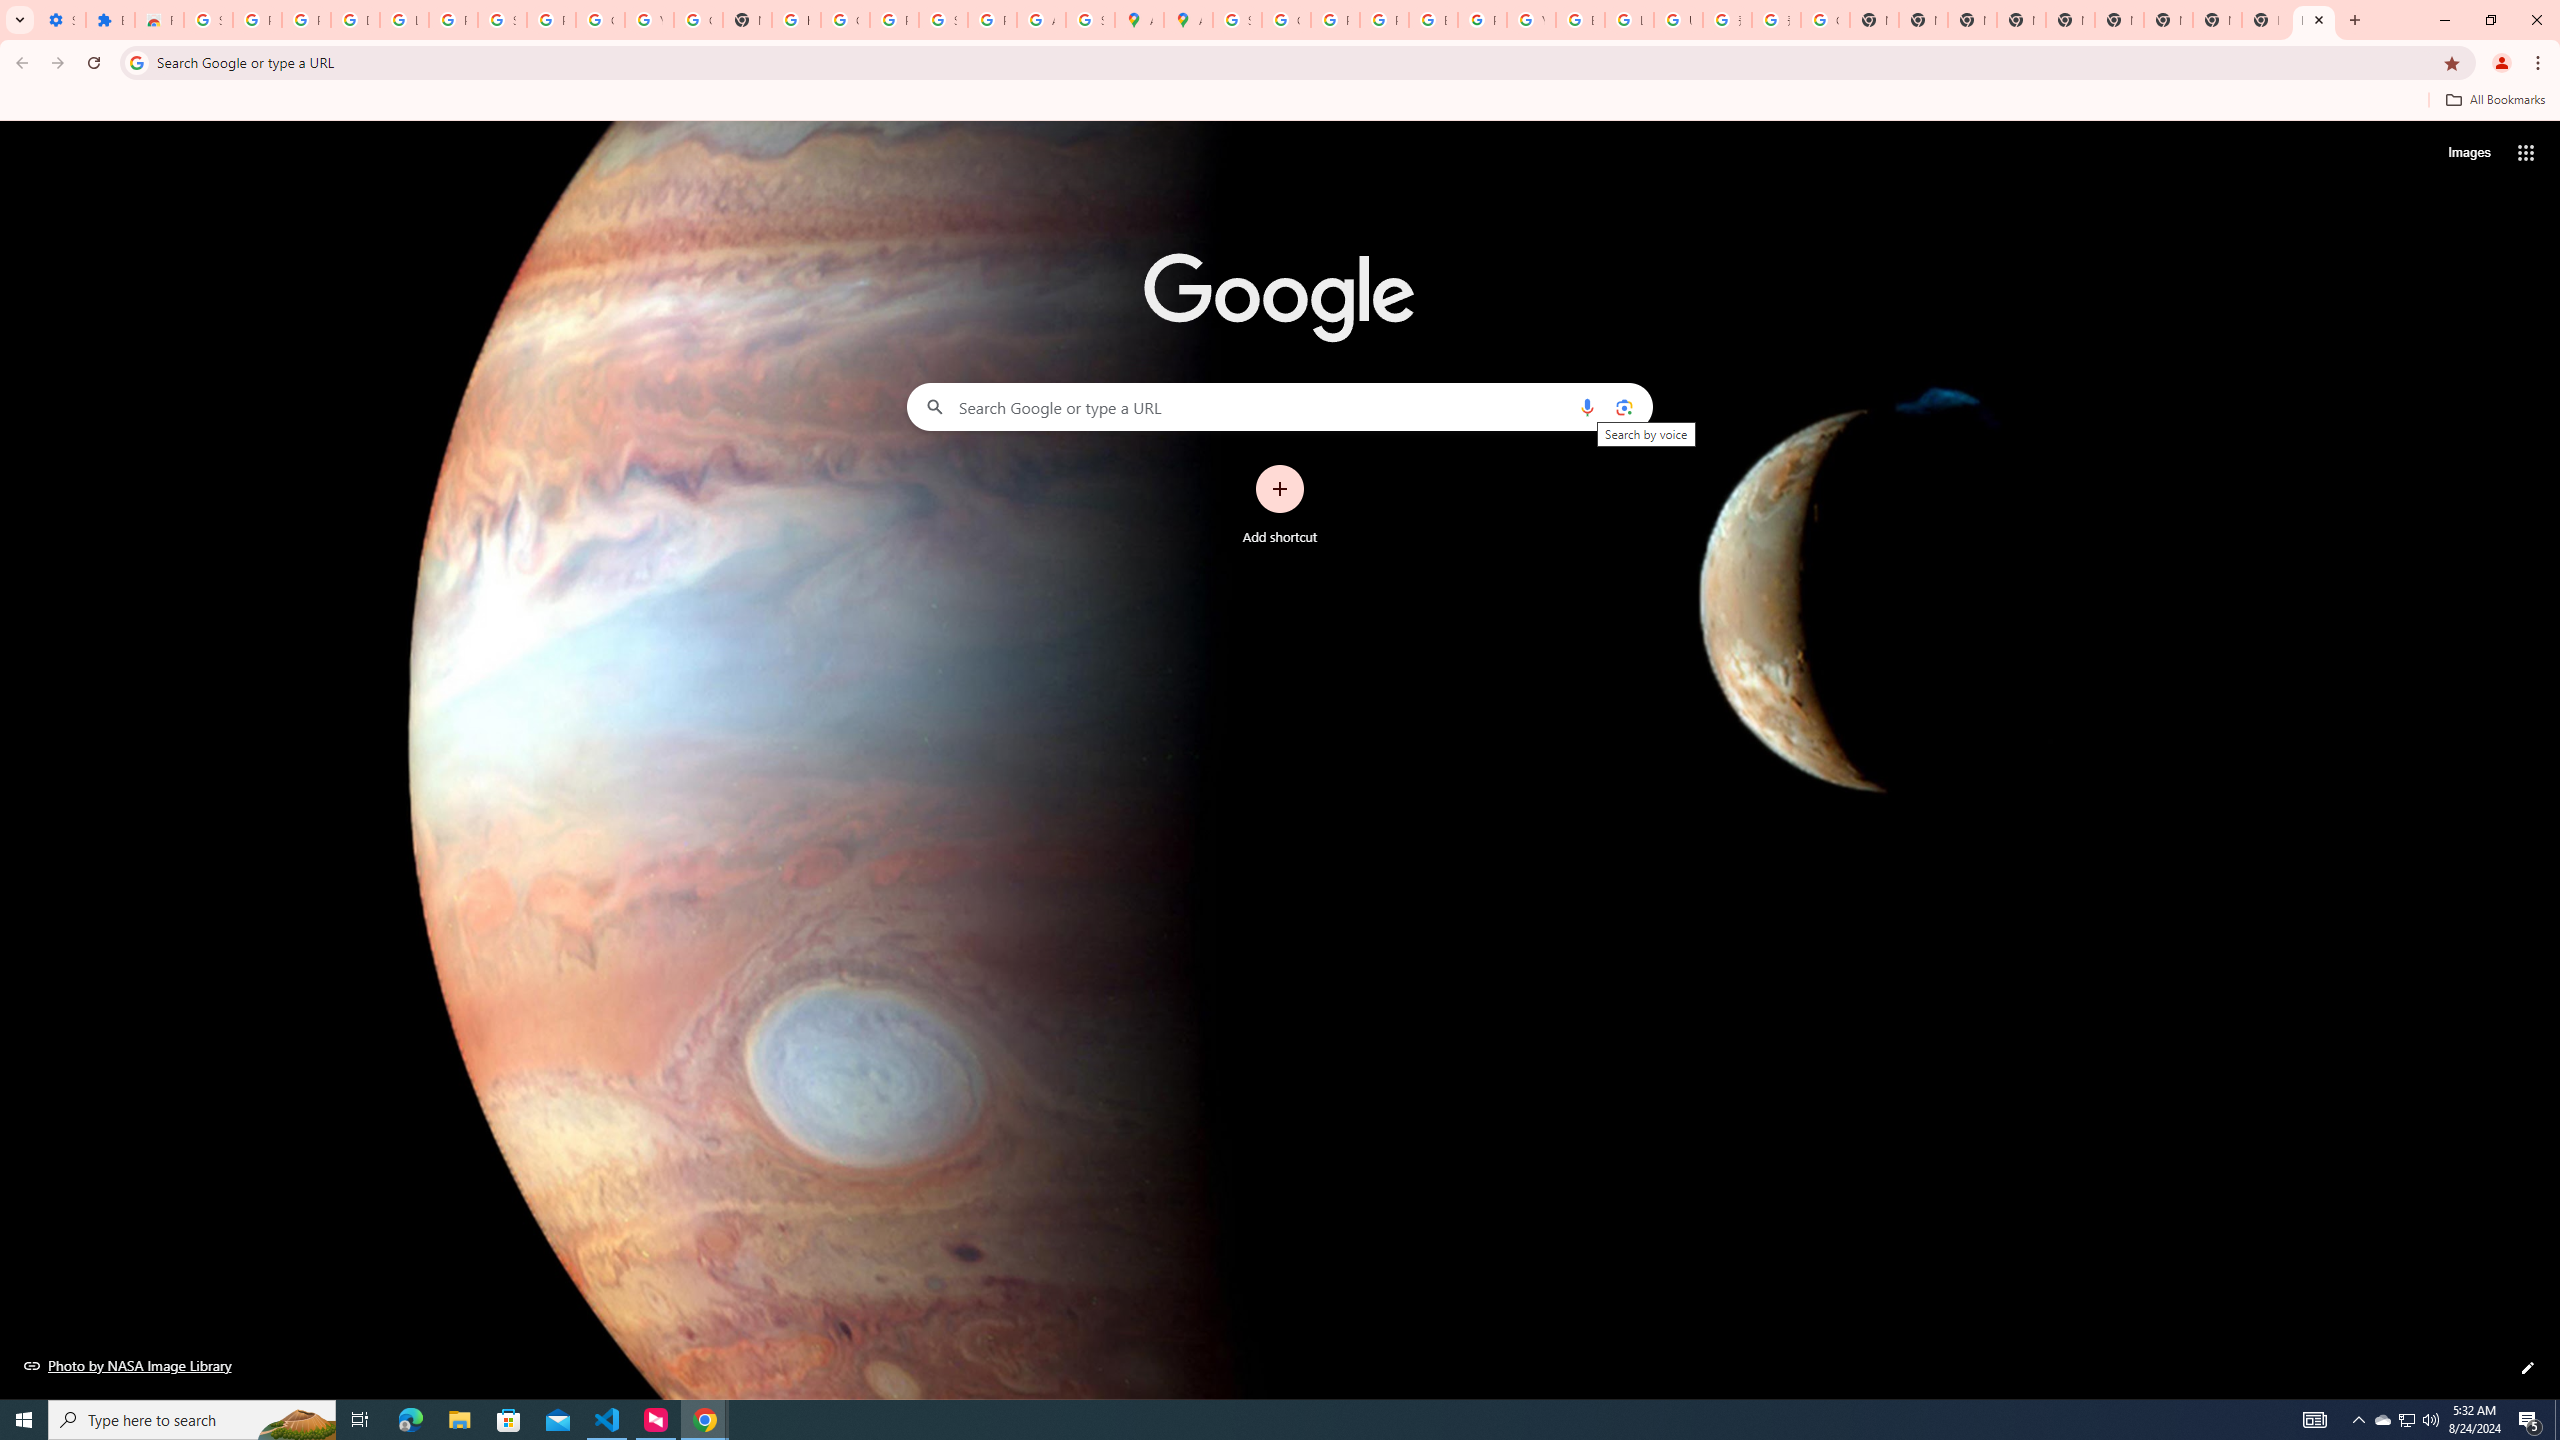 The height and width of the screenshot is (1440, 2560). What do you see at coordinates (1089, 19) in the screenshot?
I see `'Safety in Our Products - Google Safety Center'` at bounding box center [1089, 19].